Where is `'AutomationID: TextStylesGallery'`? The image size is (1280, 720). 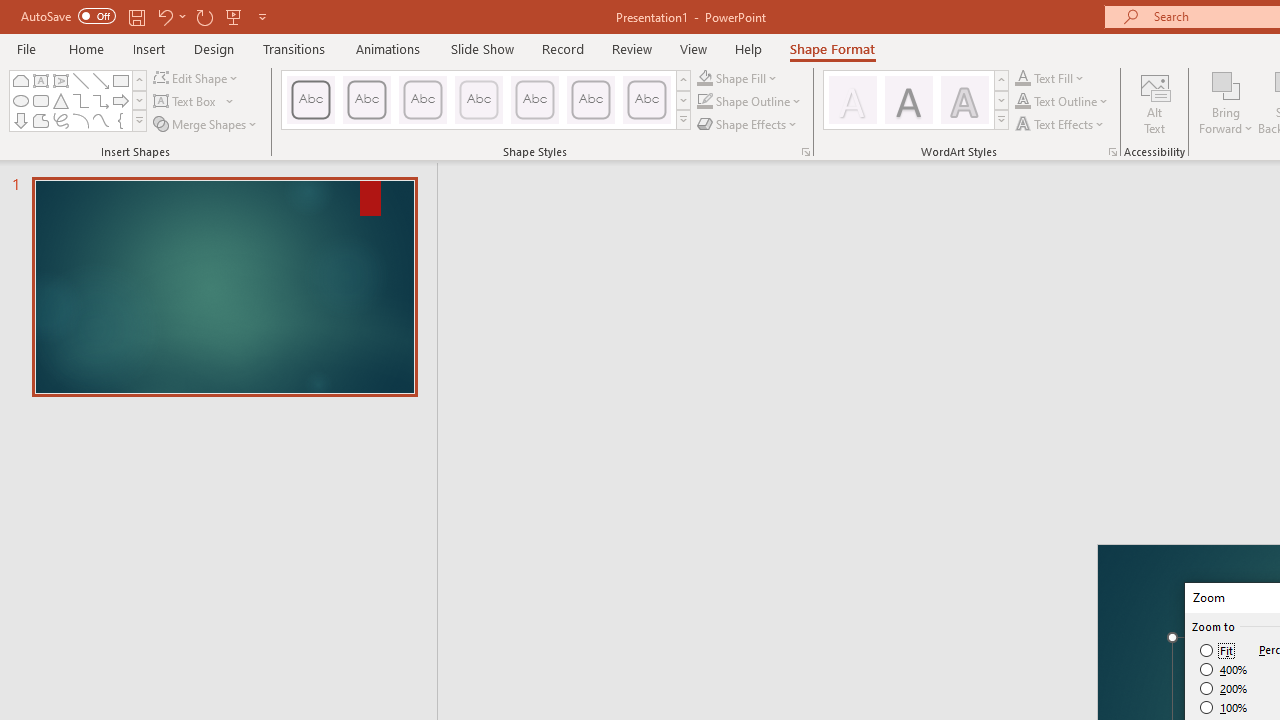 'AutomationID: TextStylesGallery' is located at coordinates (916, 100).